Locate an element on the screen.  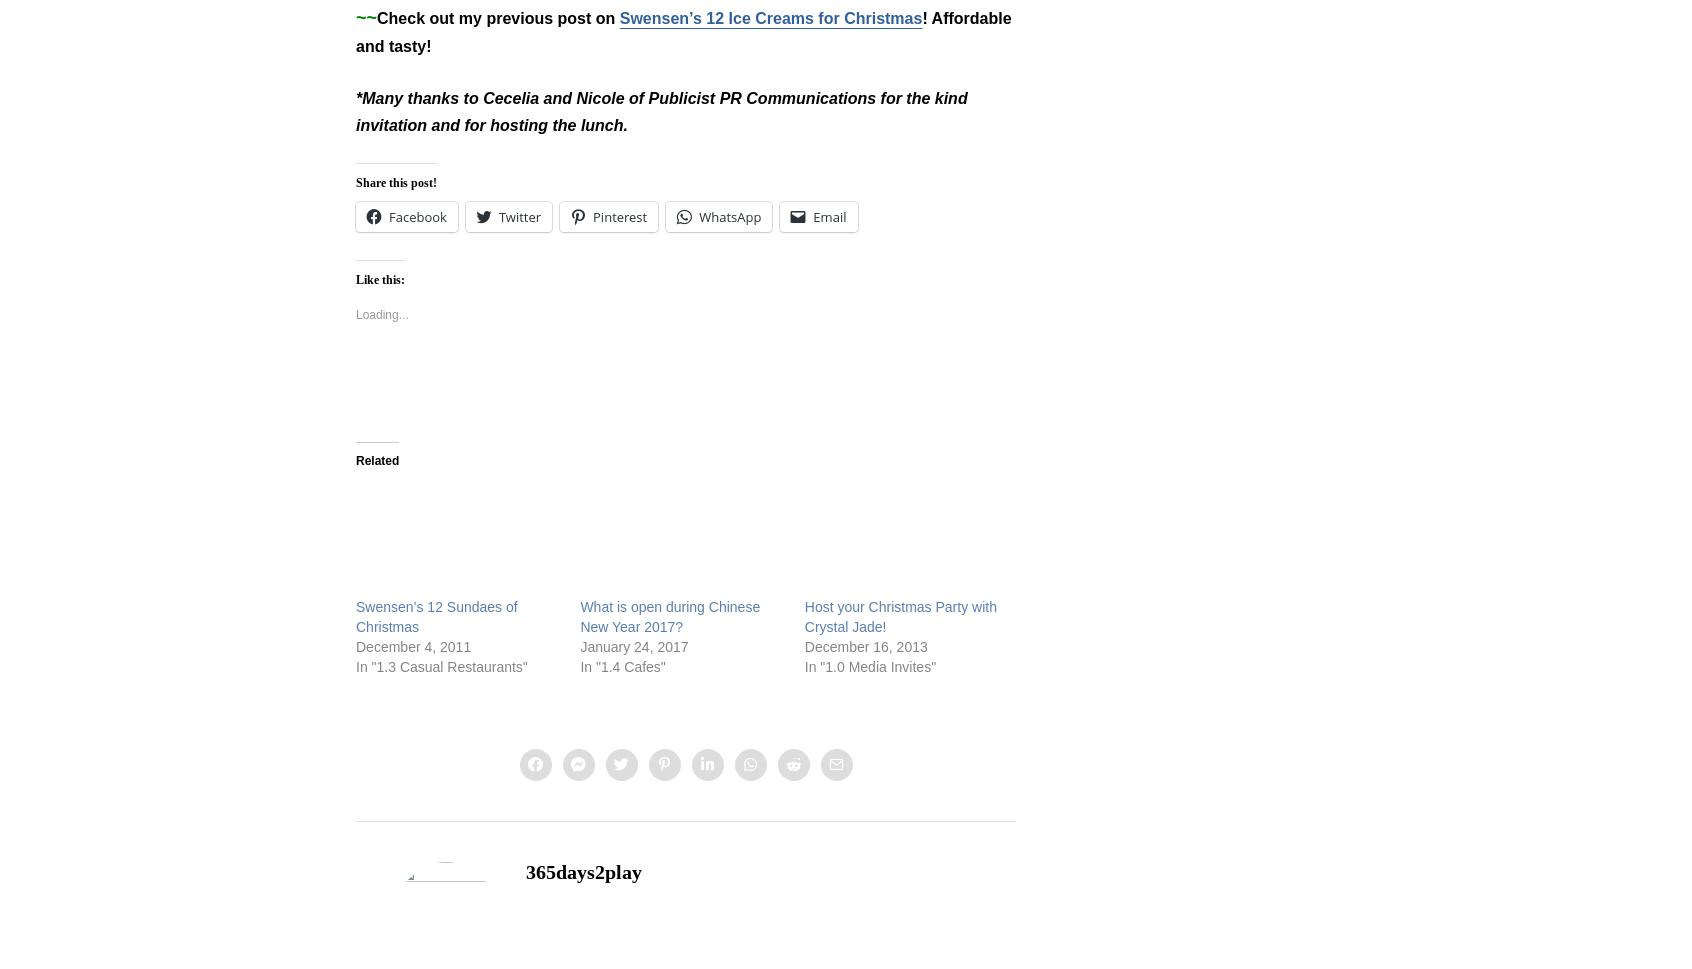
'Twitter' is located at coordinates (519, 216).